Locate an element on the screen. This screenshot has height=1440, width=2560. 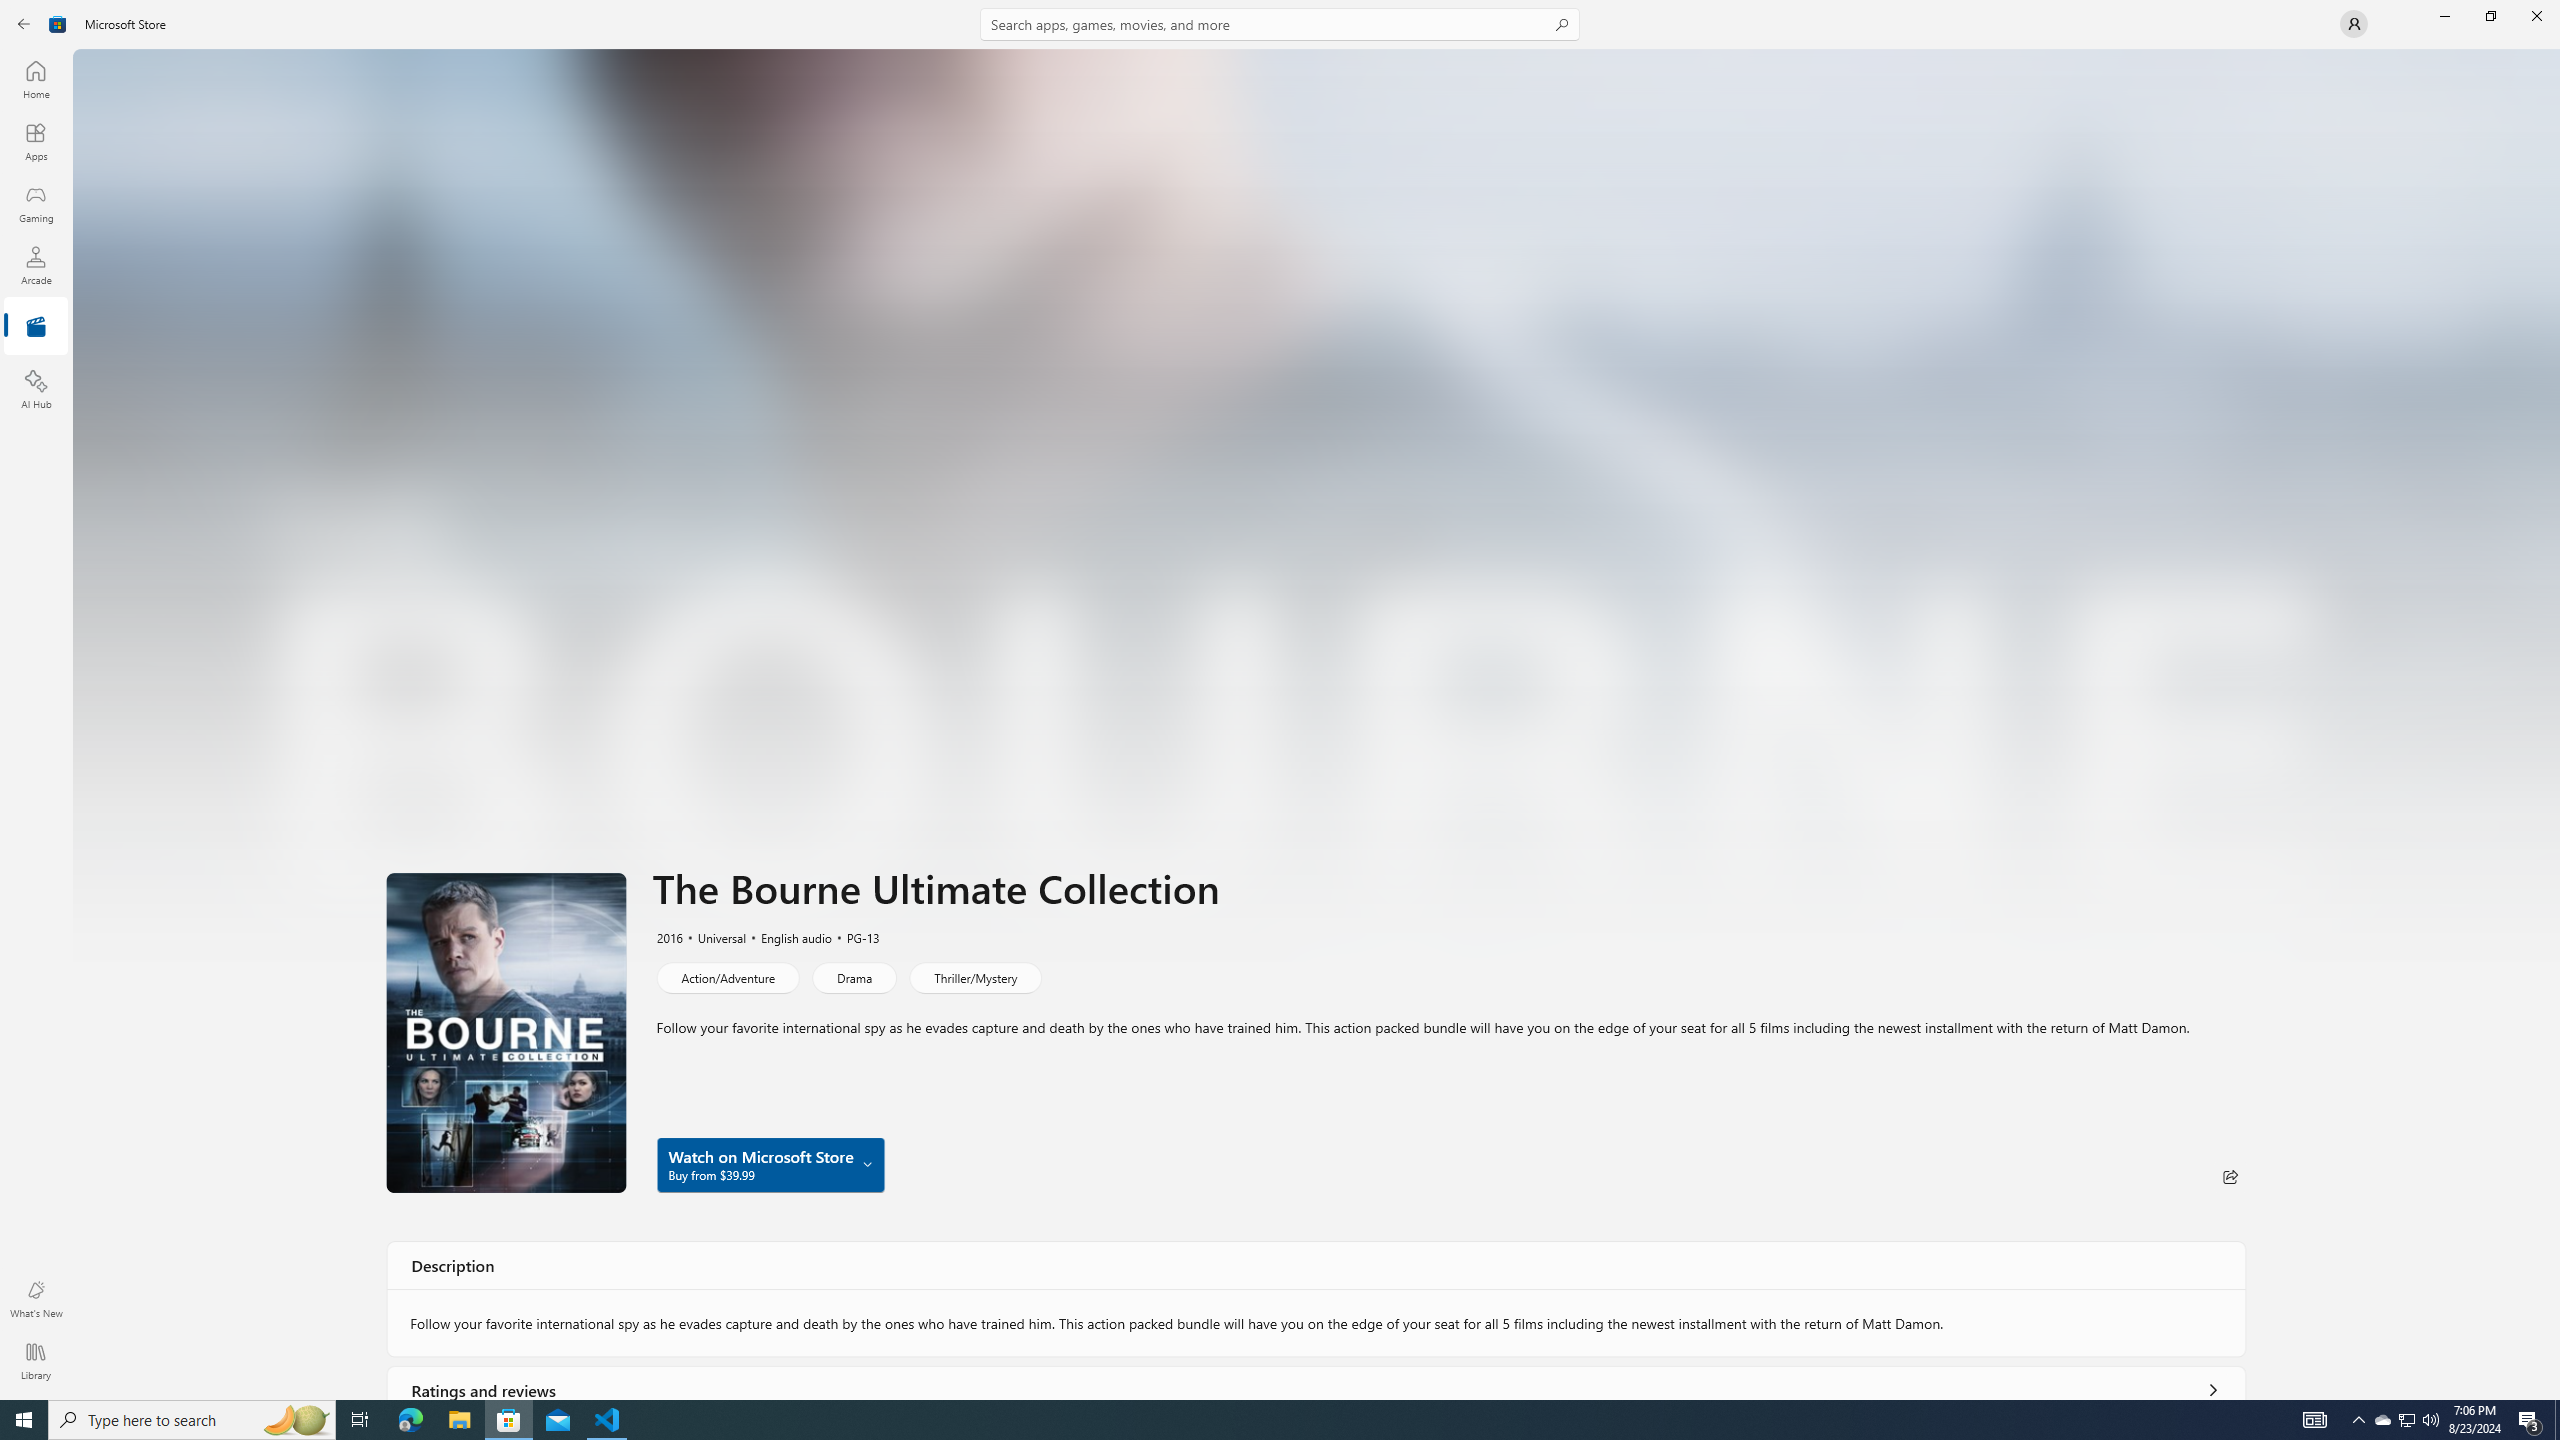
'Apps' is located at coordinates (34, 141).